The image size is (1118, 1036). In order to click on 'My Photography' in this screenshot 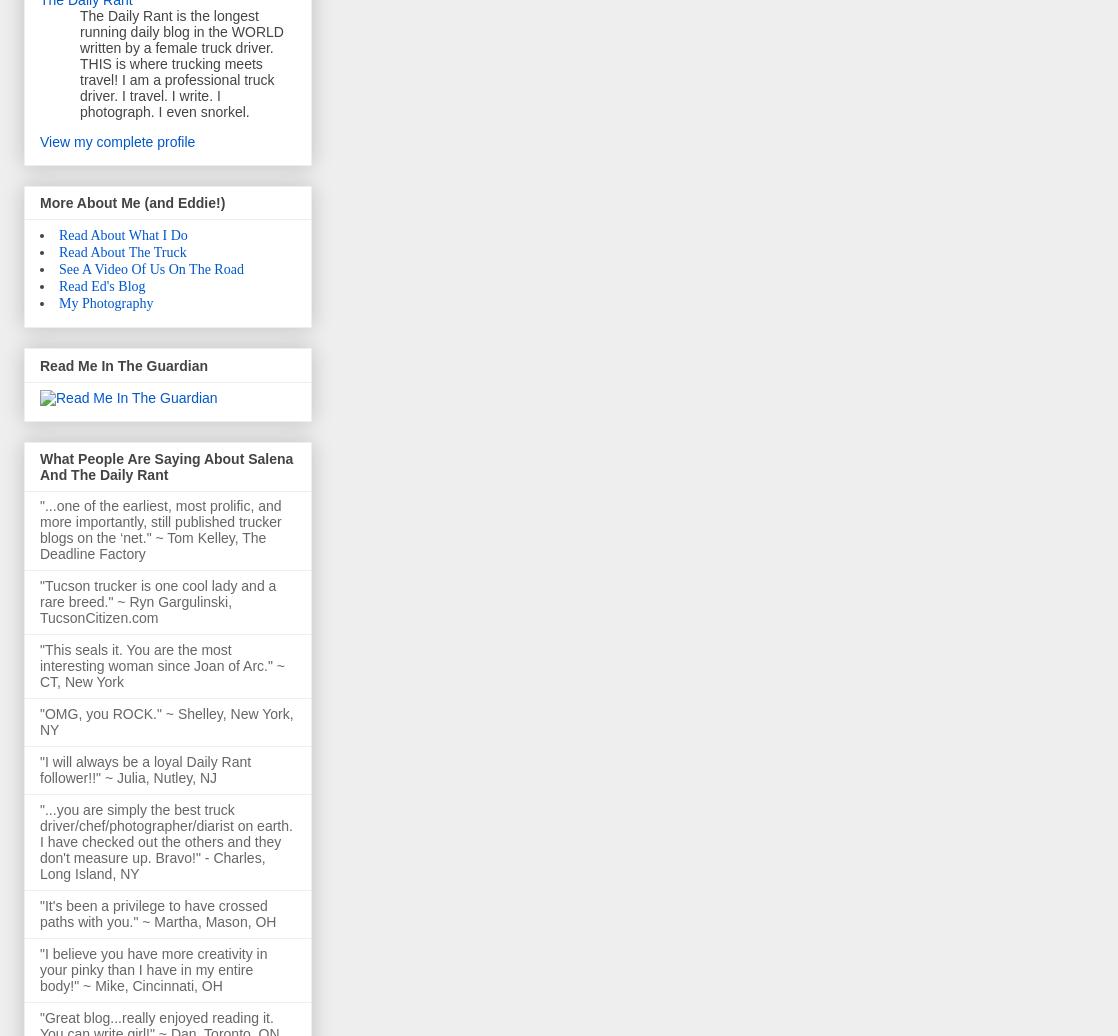, I will do `click(105, 303)`.